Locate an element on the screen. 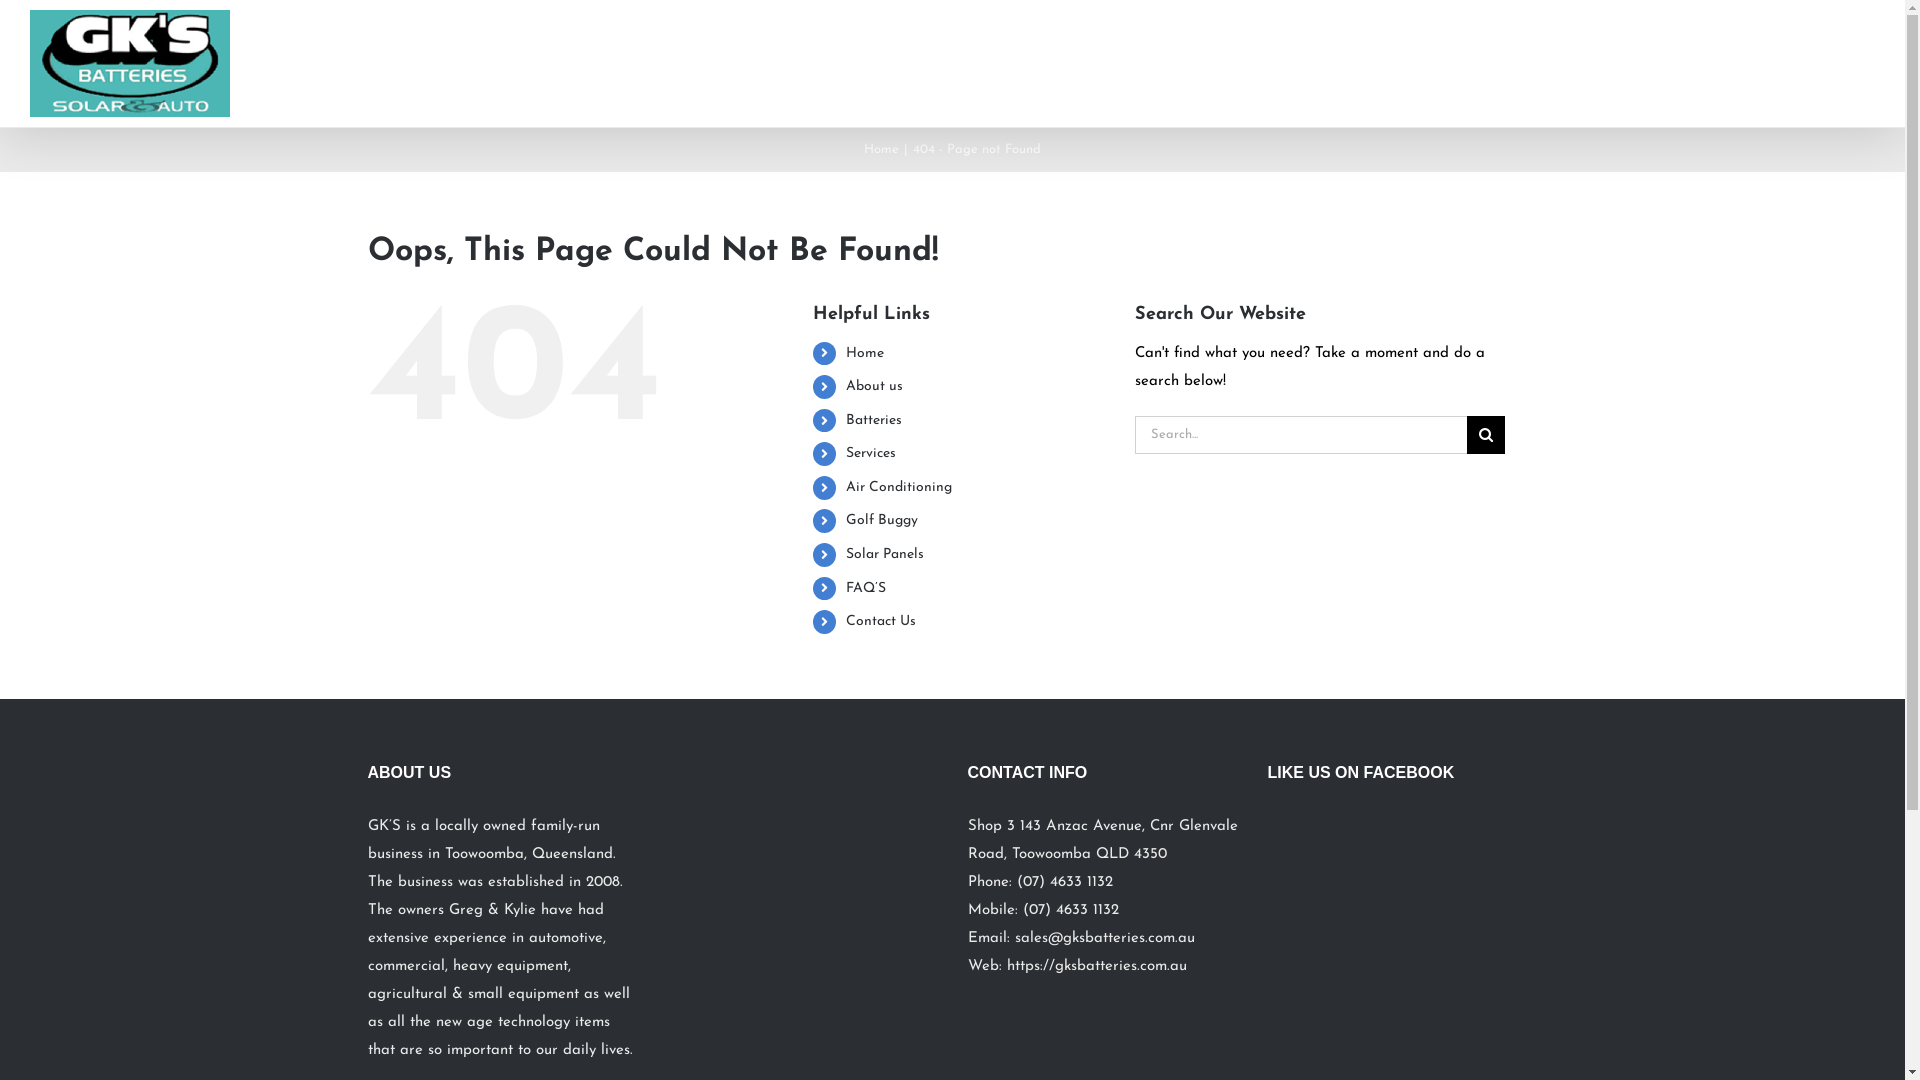 The height and width of the screenshot is (1080, 1920). '(07) 4633 1132' is located at coordinates (1022, 910).